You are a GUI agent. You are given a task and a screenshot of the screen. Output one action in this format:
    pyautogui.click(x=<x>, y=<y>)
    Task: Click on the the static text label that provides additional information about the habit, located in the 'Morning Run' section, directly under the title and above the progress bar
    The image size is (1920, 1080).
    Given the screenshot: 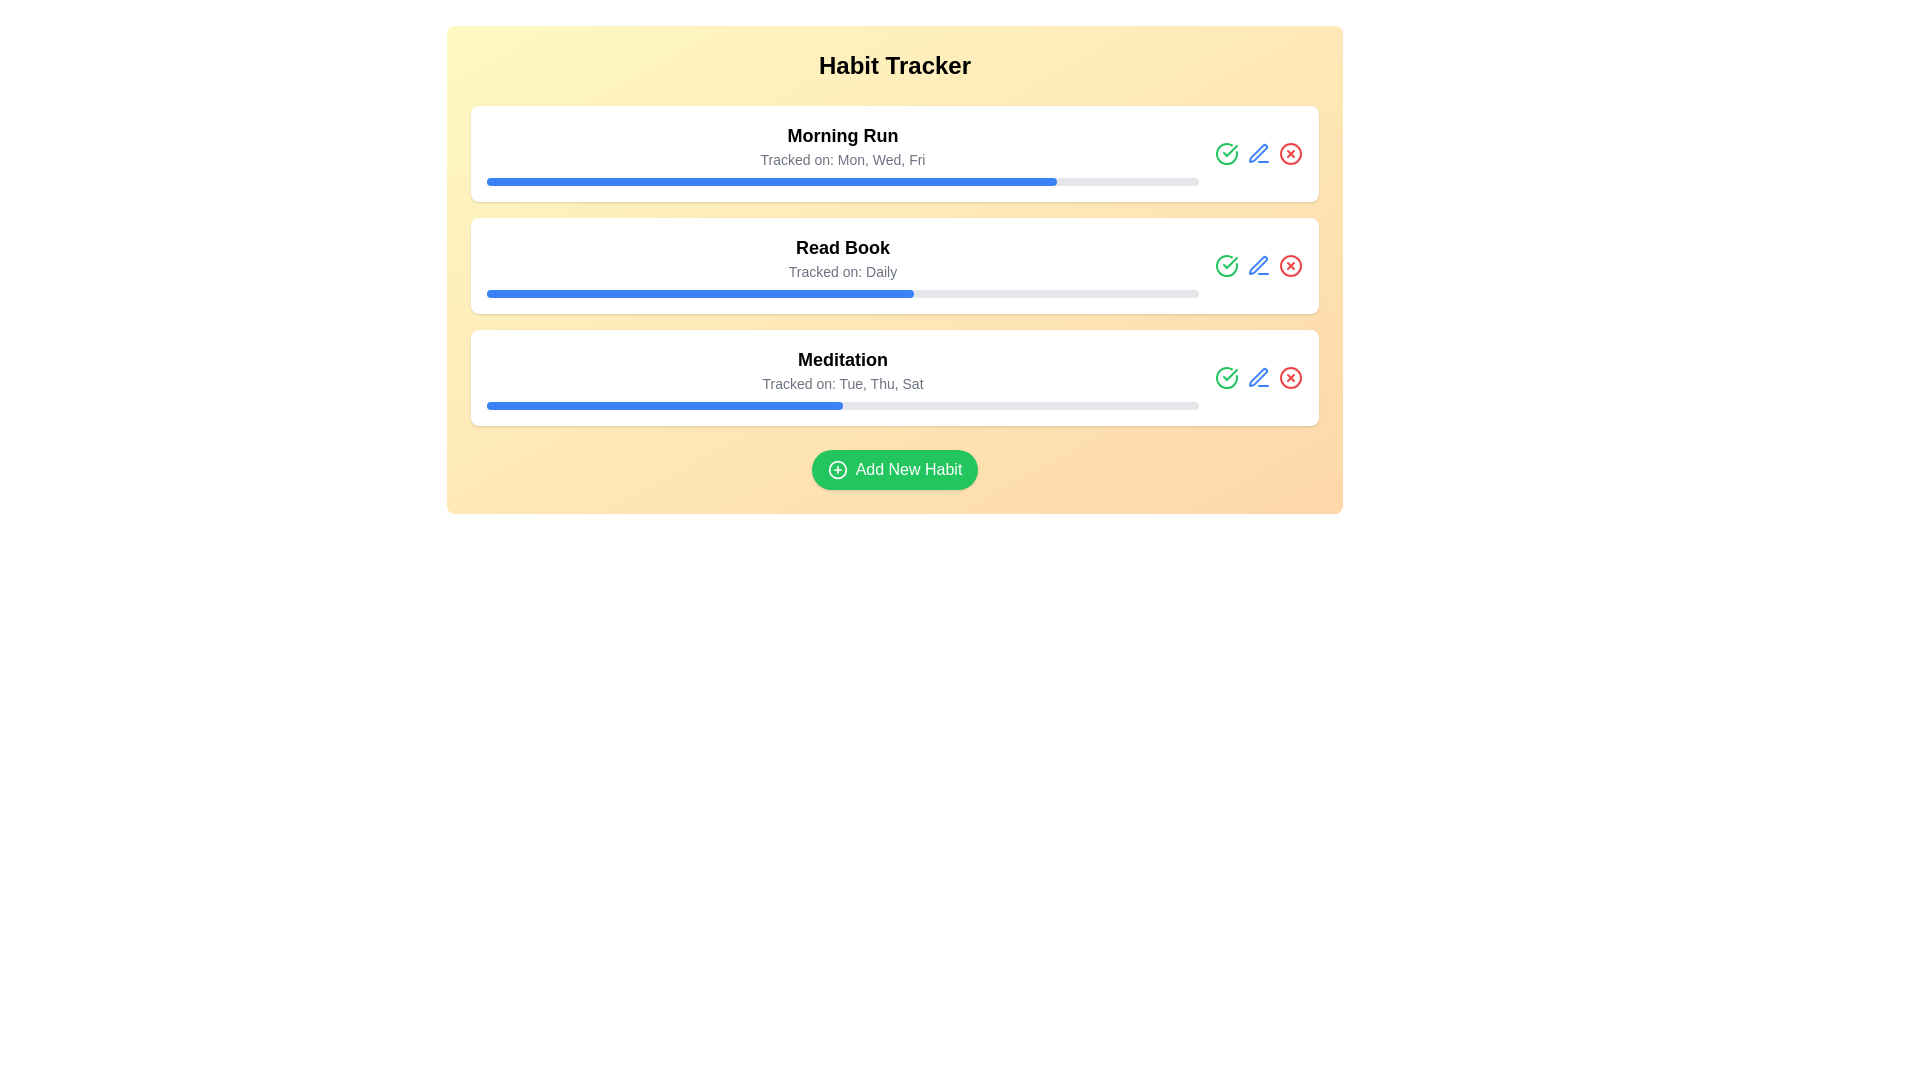 What is the action you would take?
    pyautogui.click(x=843, y=158)
    